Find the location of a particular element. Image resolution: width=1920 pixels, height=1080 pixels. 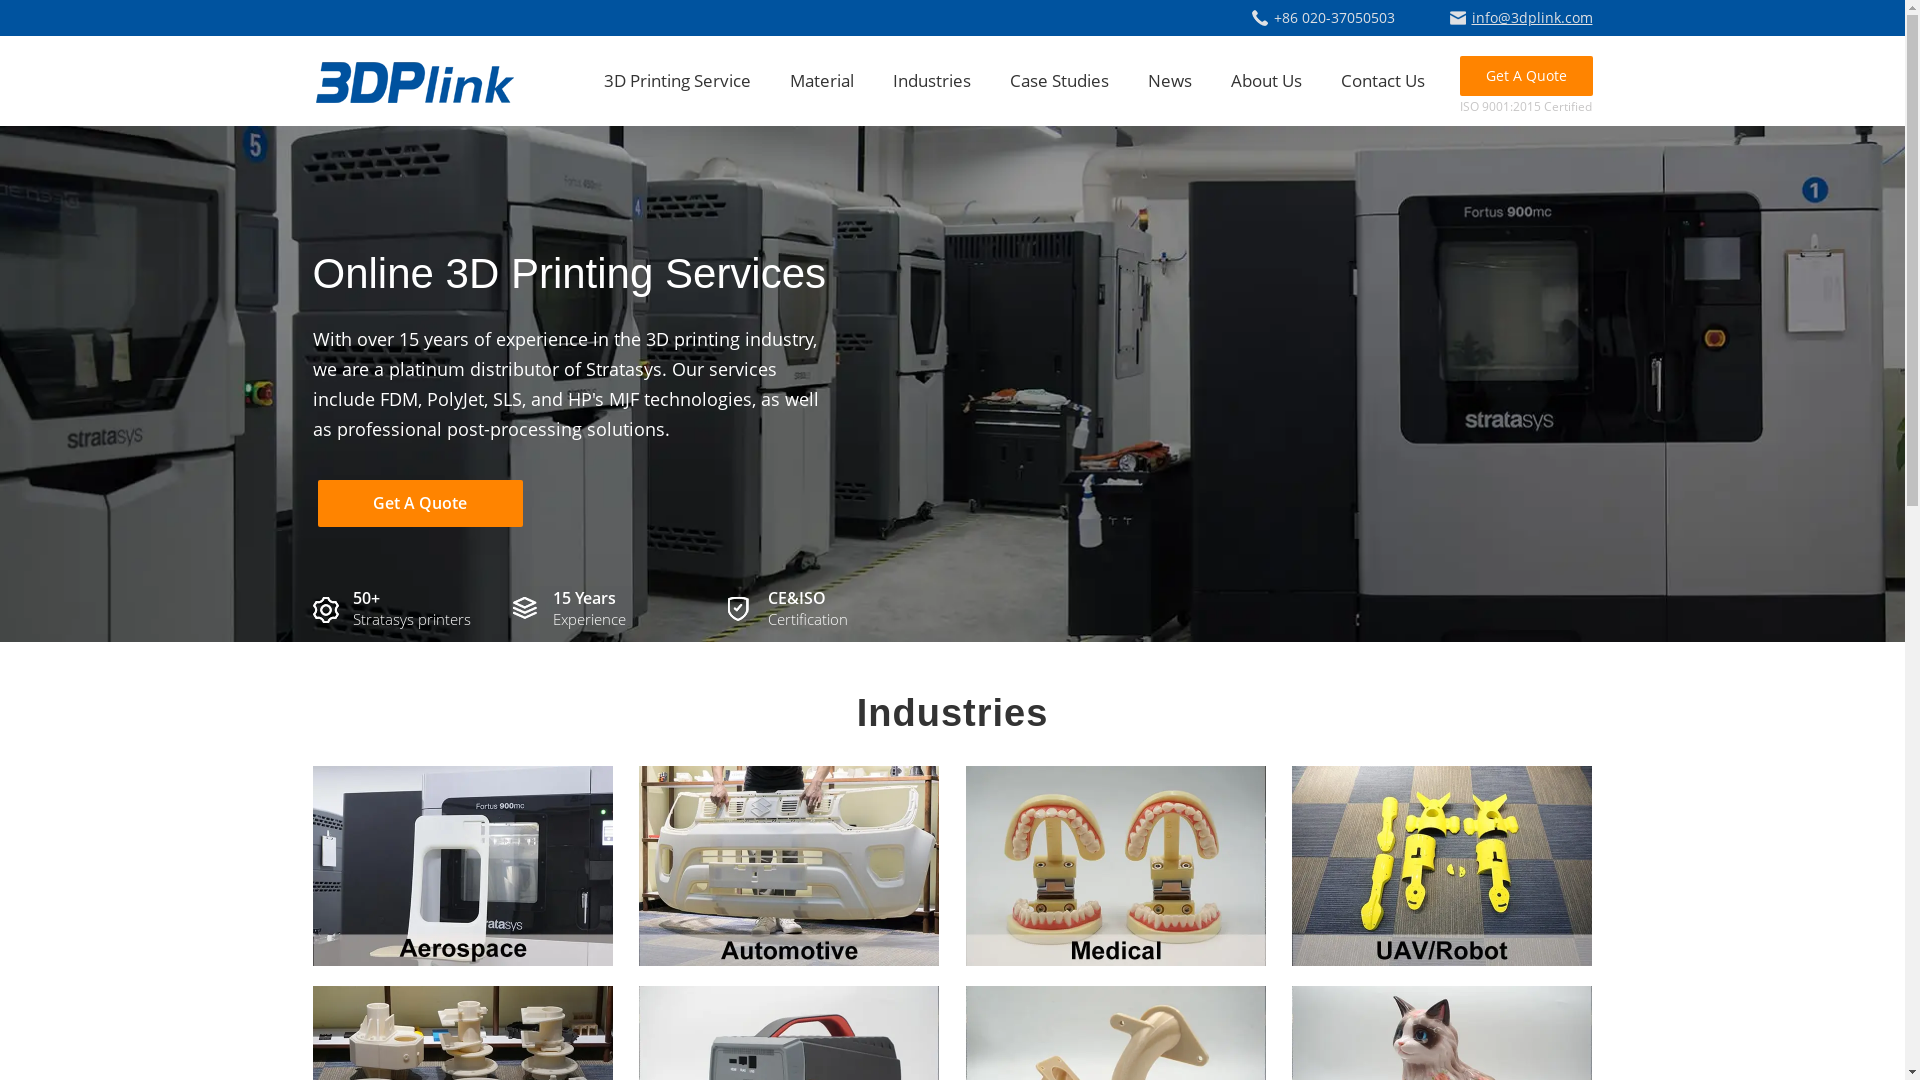

'News' is located at coordinates (1147, 79).